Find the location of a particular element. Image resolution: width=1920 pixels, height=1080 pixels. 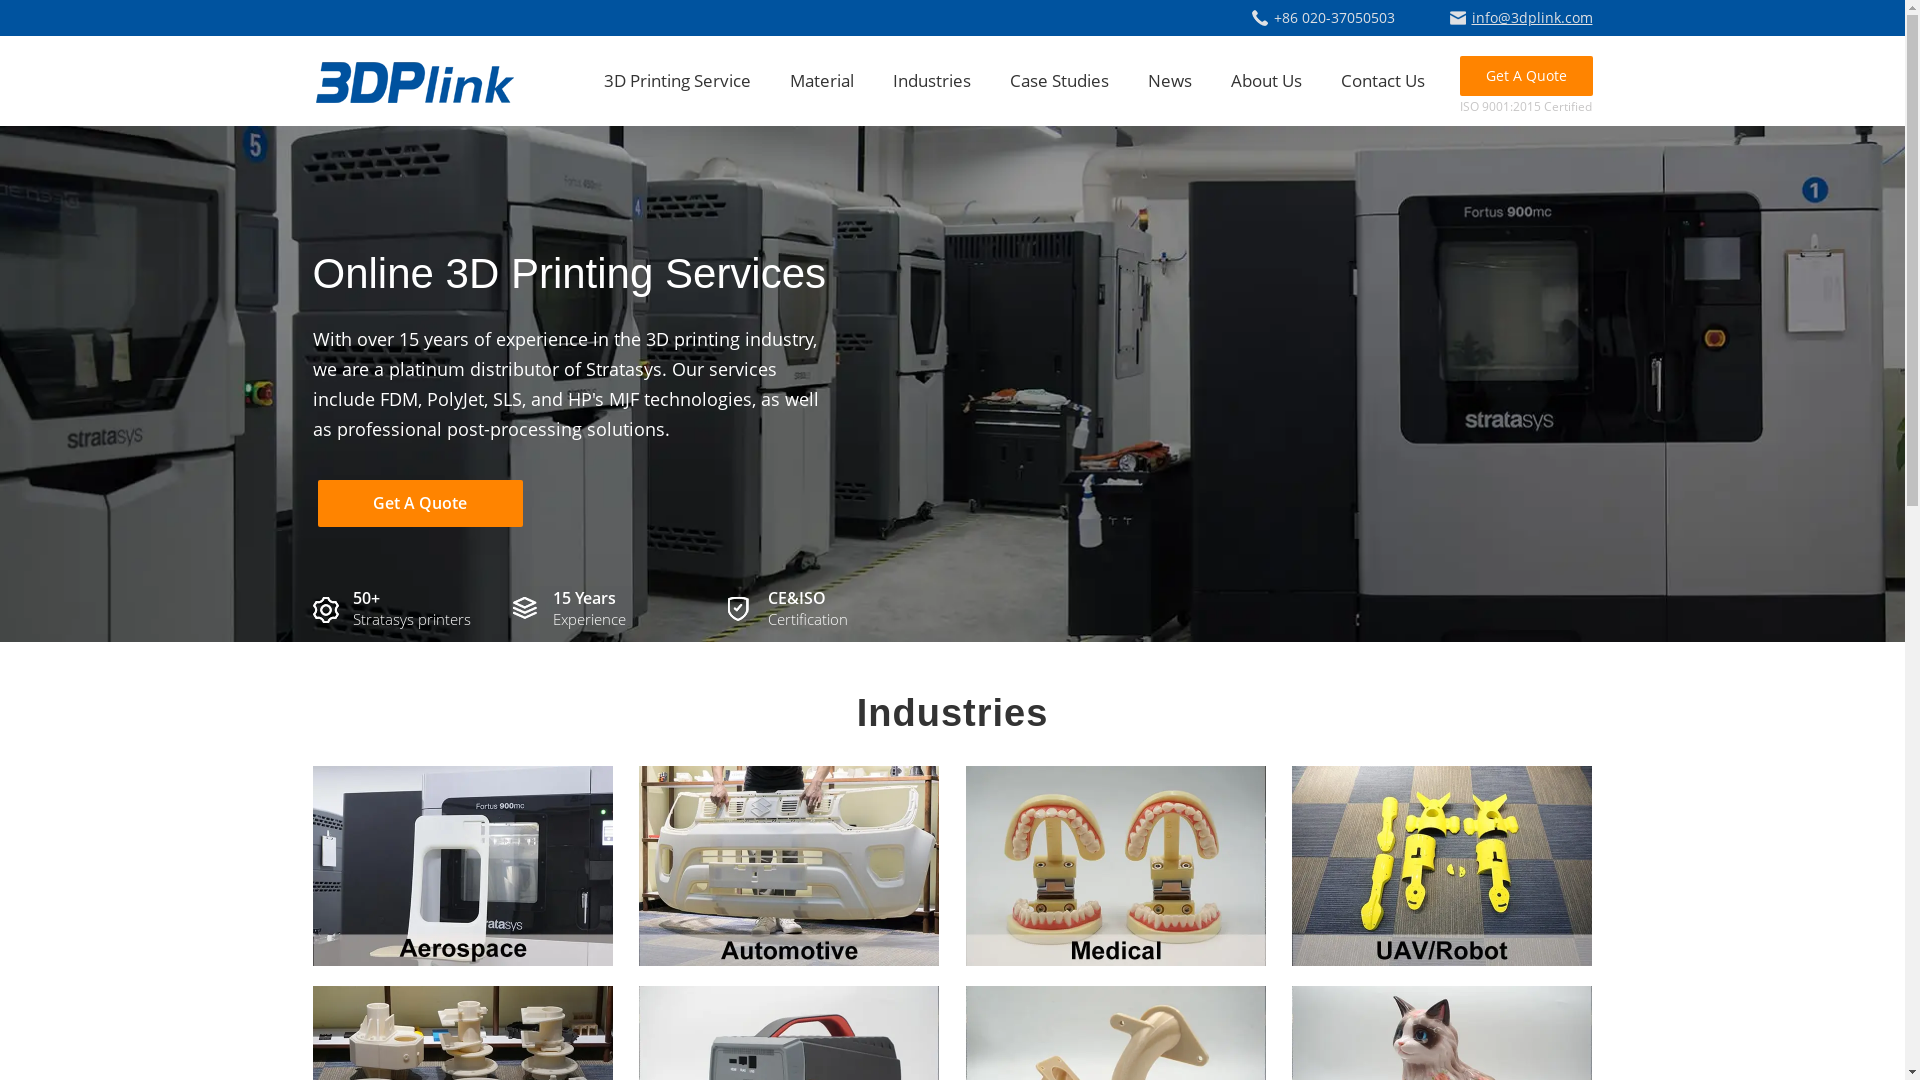

'News' is located at coordinates (1147, 79).